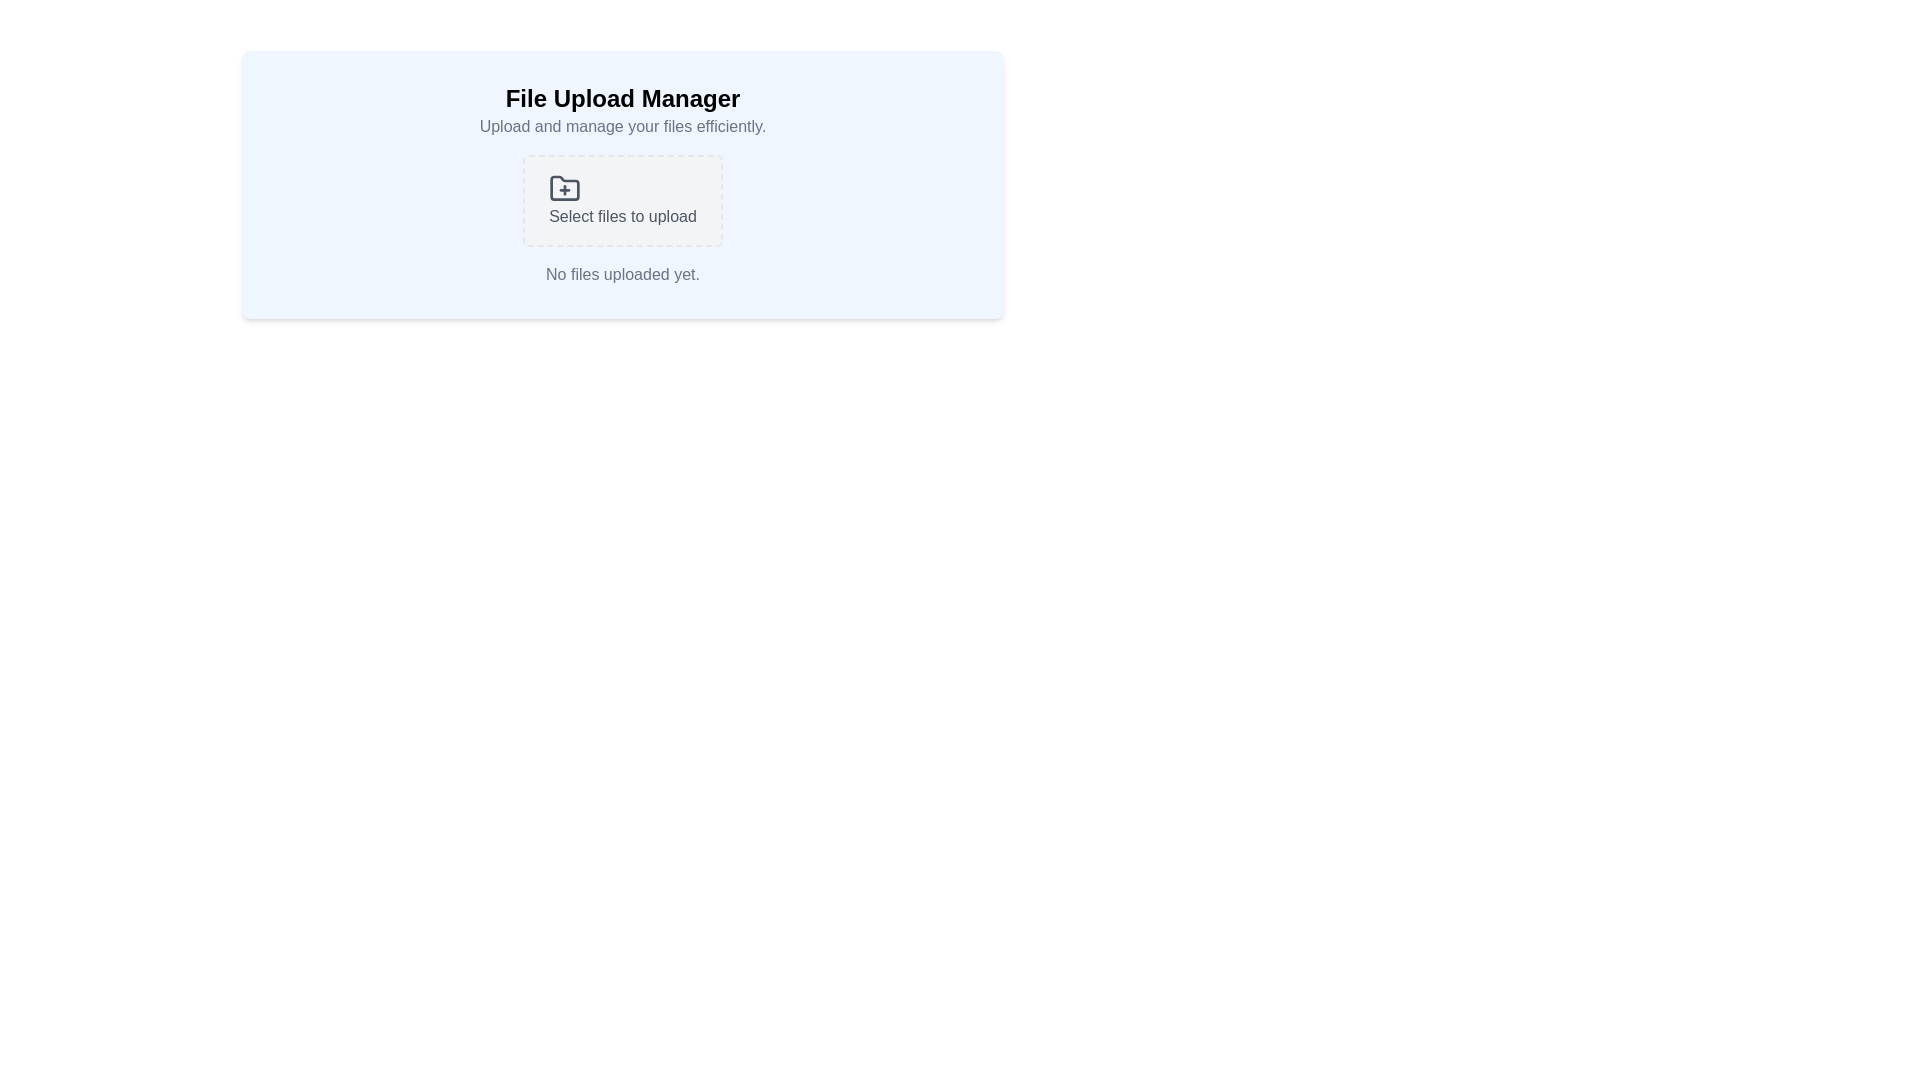 The image size is (1920, 1080). What do you see at coordinates (622, 111) in the screenshot?
I see `text from the Label titled 'File Upload Manager' which contains a subtitle 'Upload and manage your files efficiently.'` at bounding box center [622, 111].